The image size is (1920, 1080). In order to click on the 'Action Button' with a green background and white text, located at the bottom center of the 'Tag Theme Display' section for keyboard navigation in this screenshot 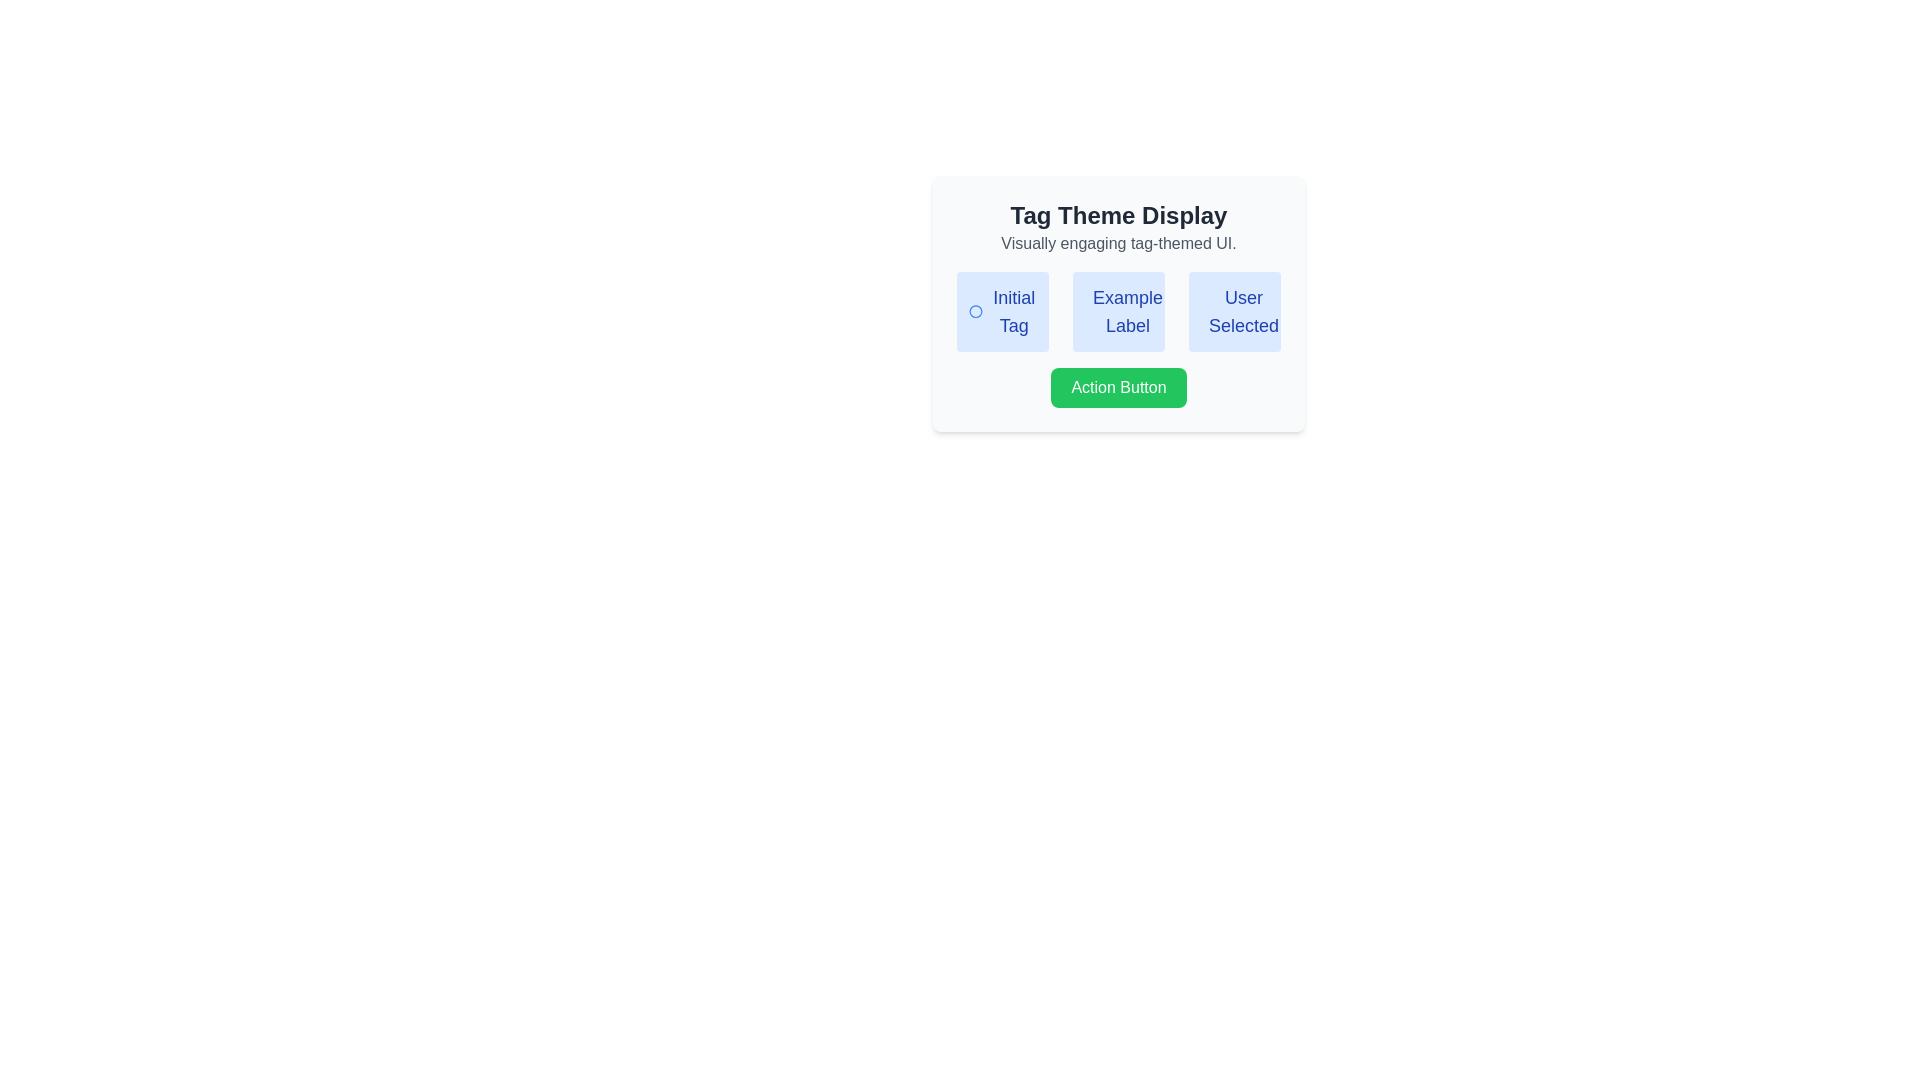, I will do `click(1117, 388)`.